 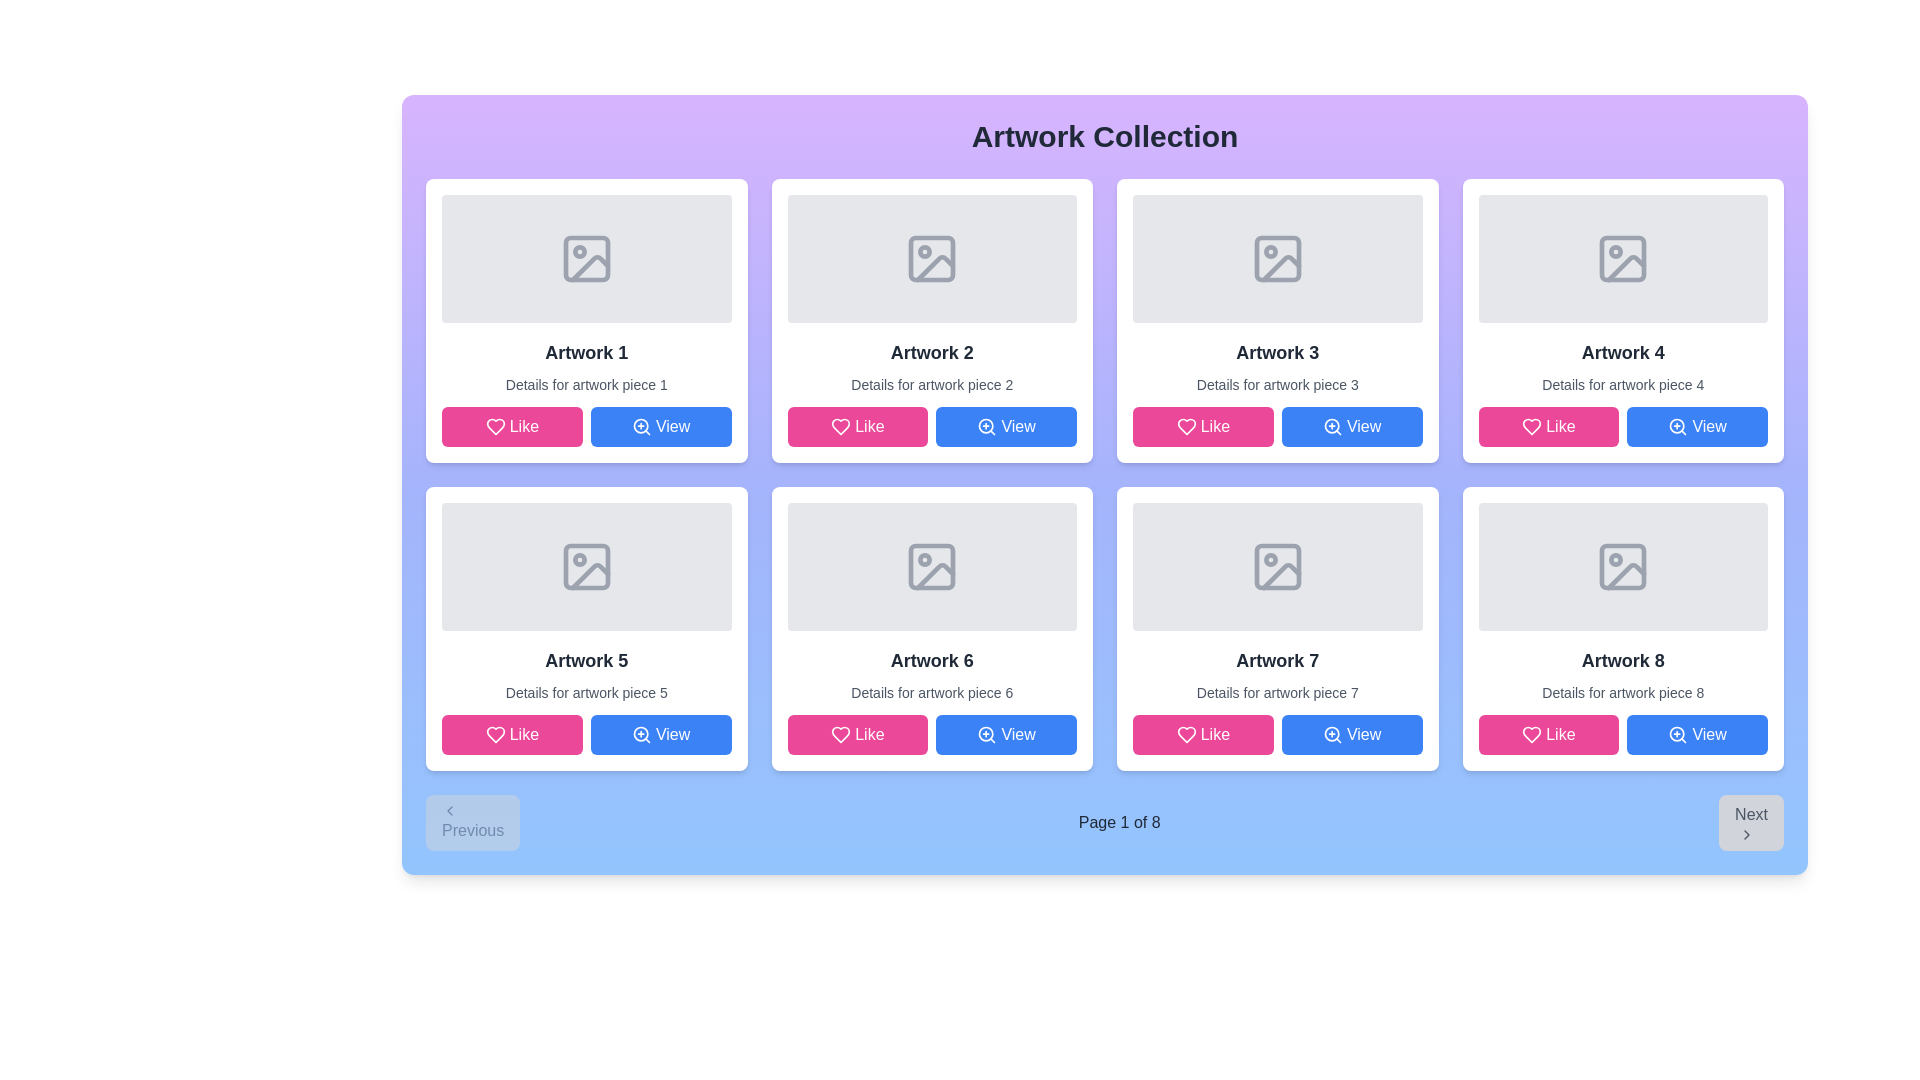 What do you see at coordinates (1332, 735) in the screenshot?
I see `the zoom-in icon located on the leftmost part of the blue 'View' button at the bottom-right corner of the 'Artwork 7' card` at bounding box center [1332, 735].